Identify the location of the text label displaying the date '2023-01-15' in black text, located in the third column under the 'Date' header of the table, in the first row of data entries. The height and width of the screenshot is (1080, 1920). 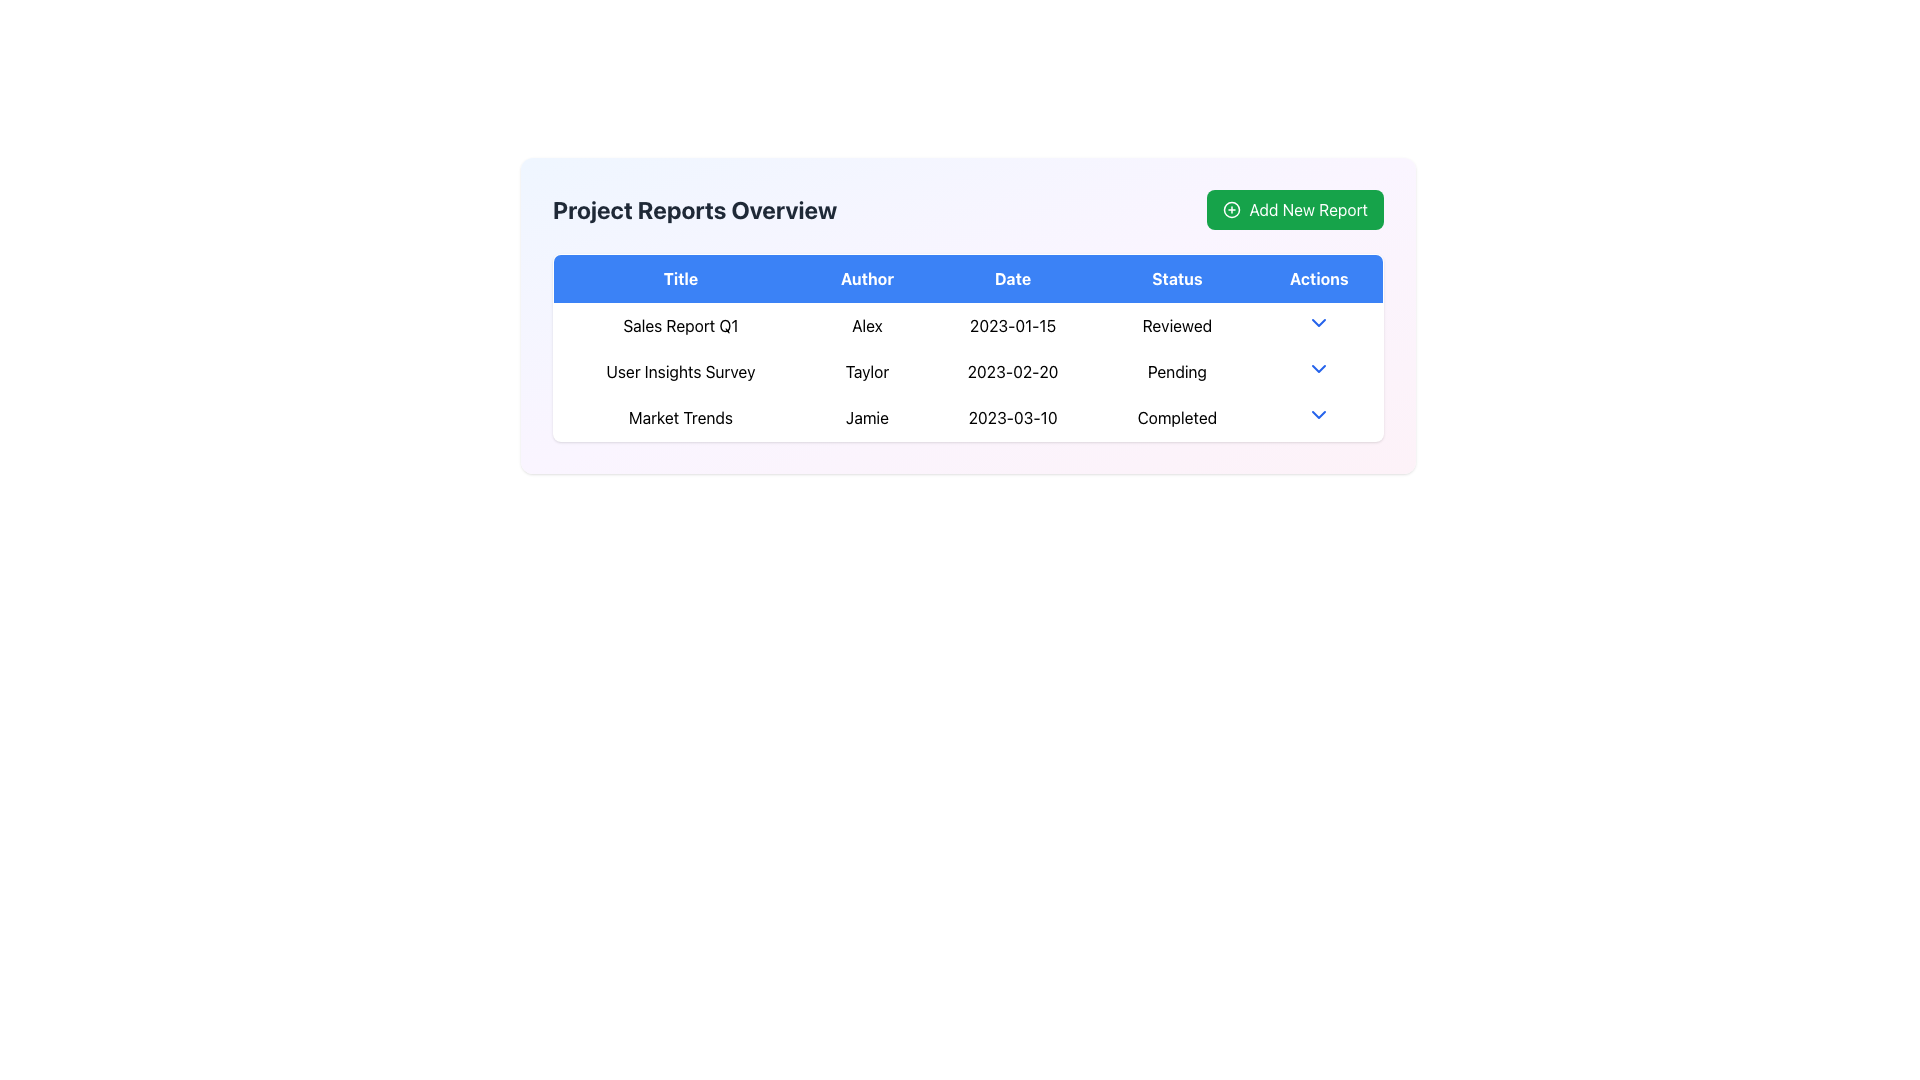
(1012, 325).